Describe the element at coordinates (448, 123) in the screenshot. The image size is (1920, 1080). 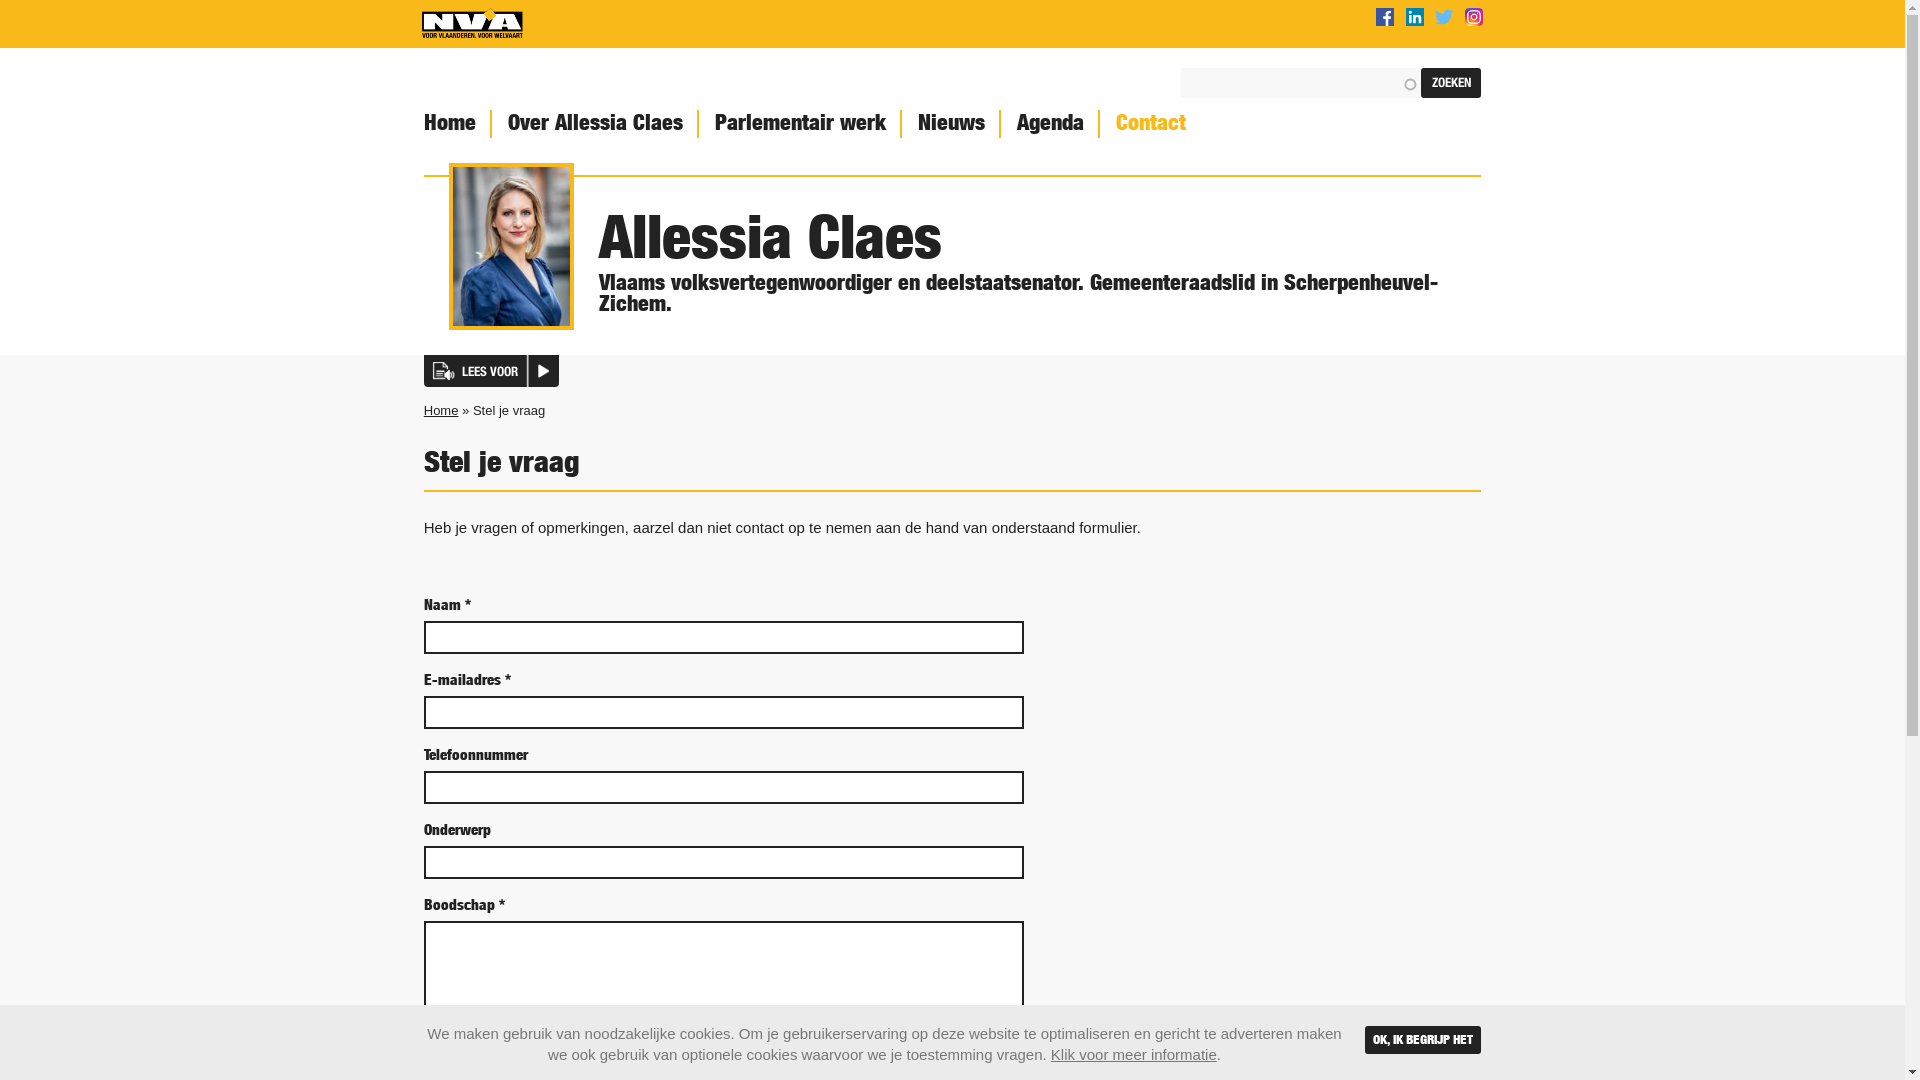
I see `'Home'` at that location.